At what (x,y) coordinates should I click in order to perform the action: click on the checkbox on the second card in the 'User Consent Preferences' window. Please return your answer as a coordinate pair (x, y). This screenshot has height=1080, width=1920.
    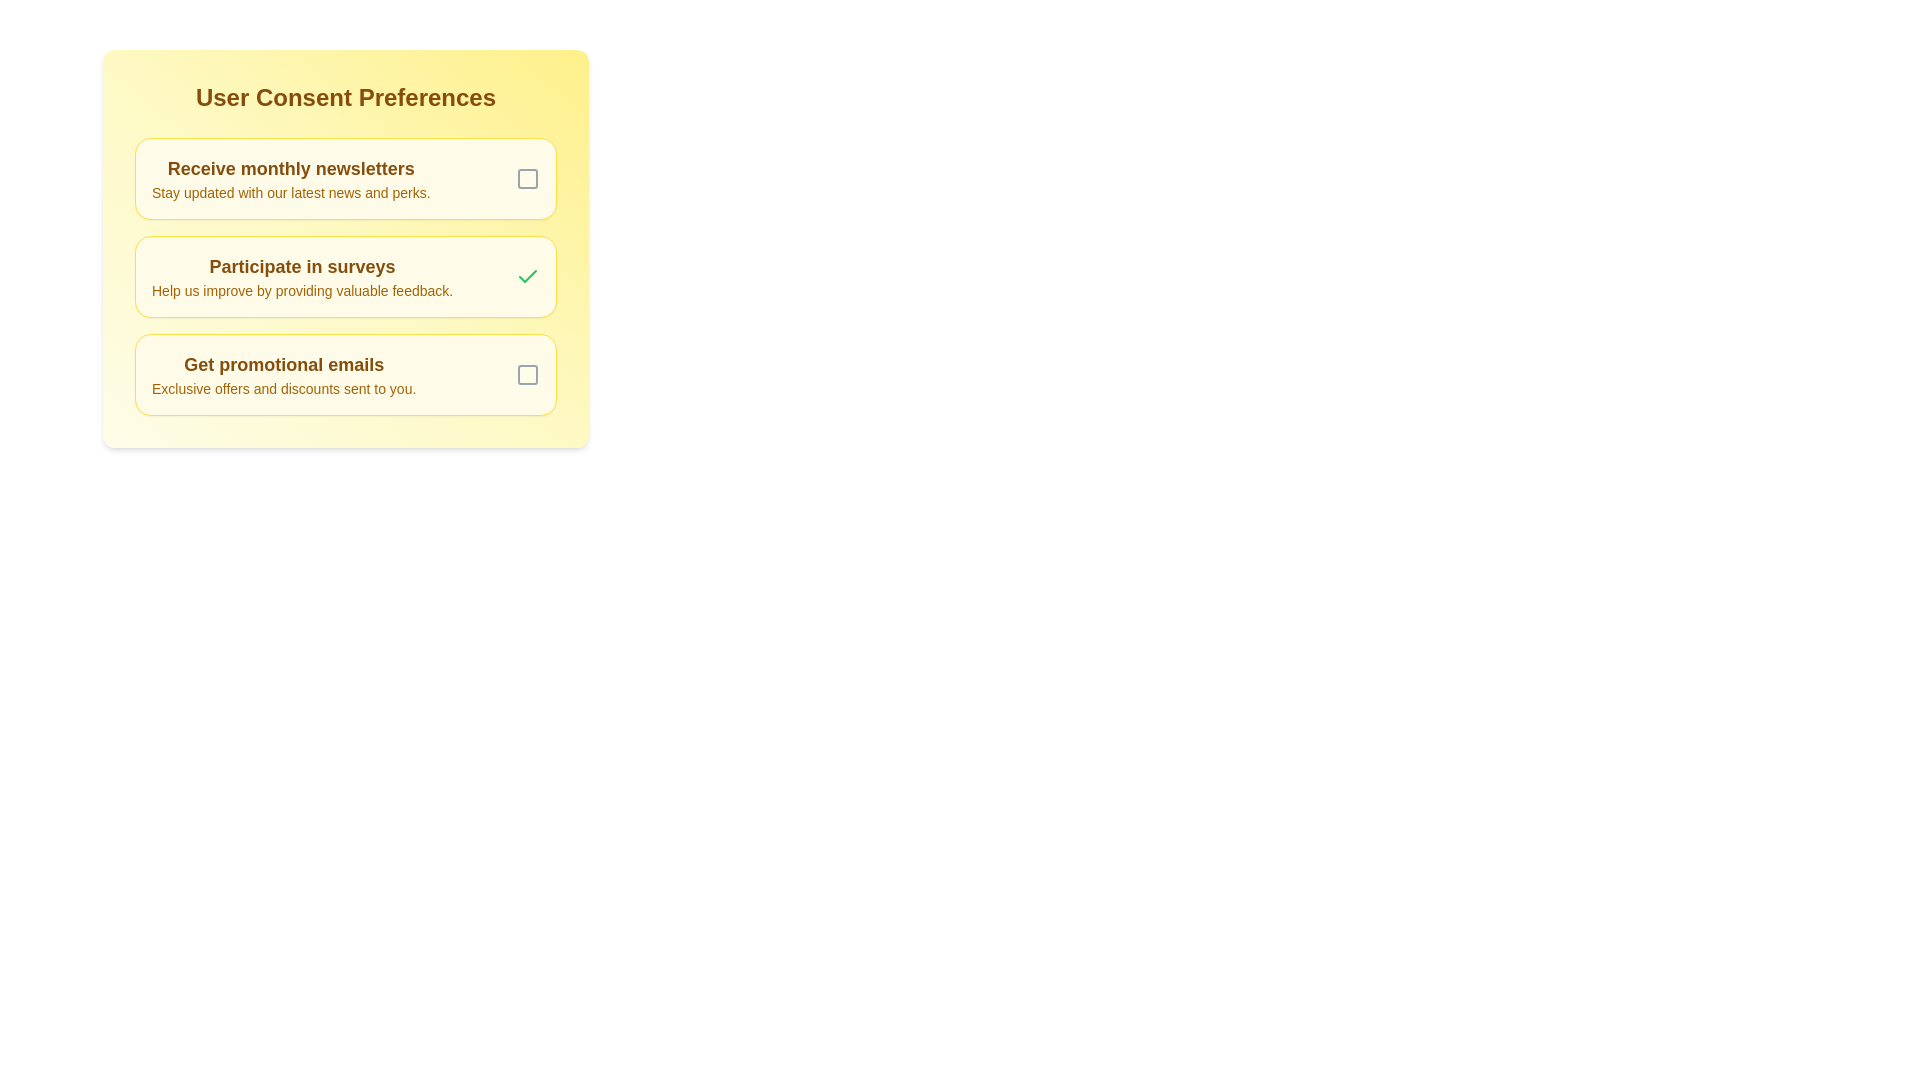
    Looking at the image, I should click on (345, 277).